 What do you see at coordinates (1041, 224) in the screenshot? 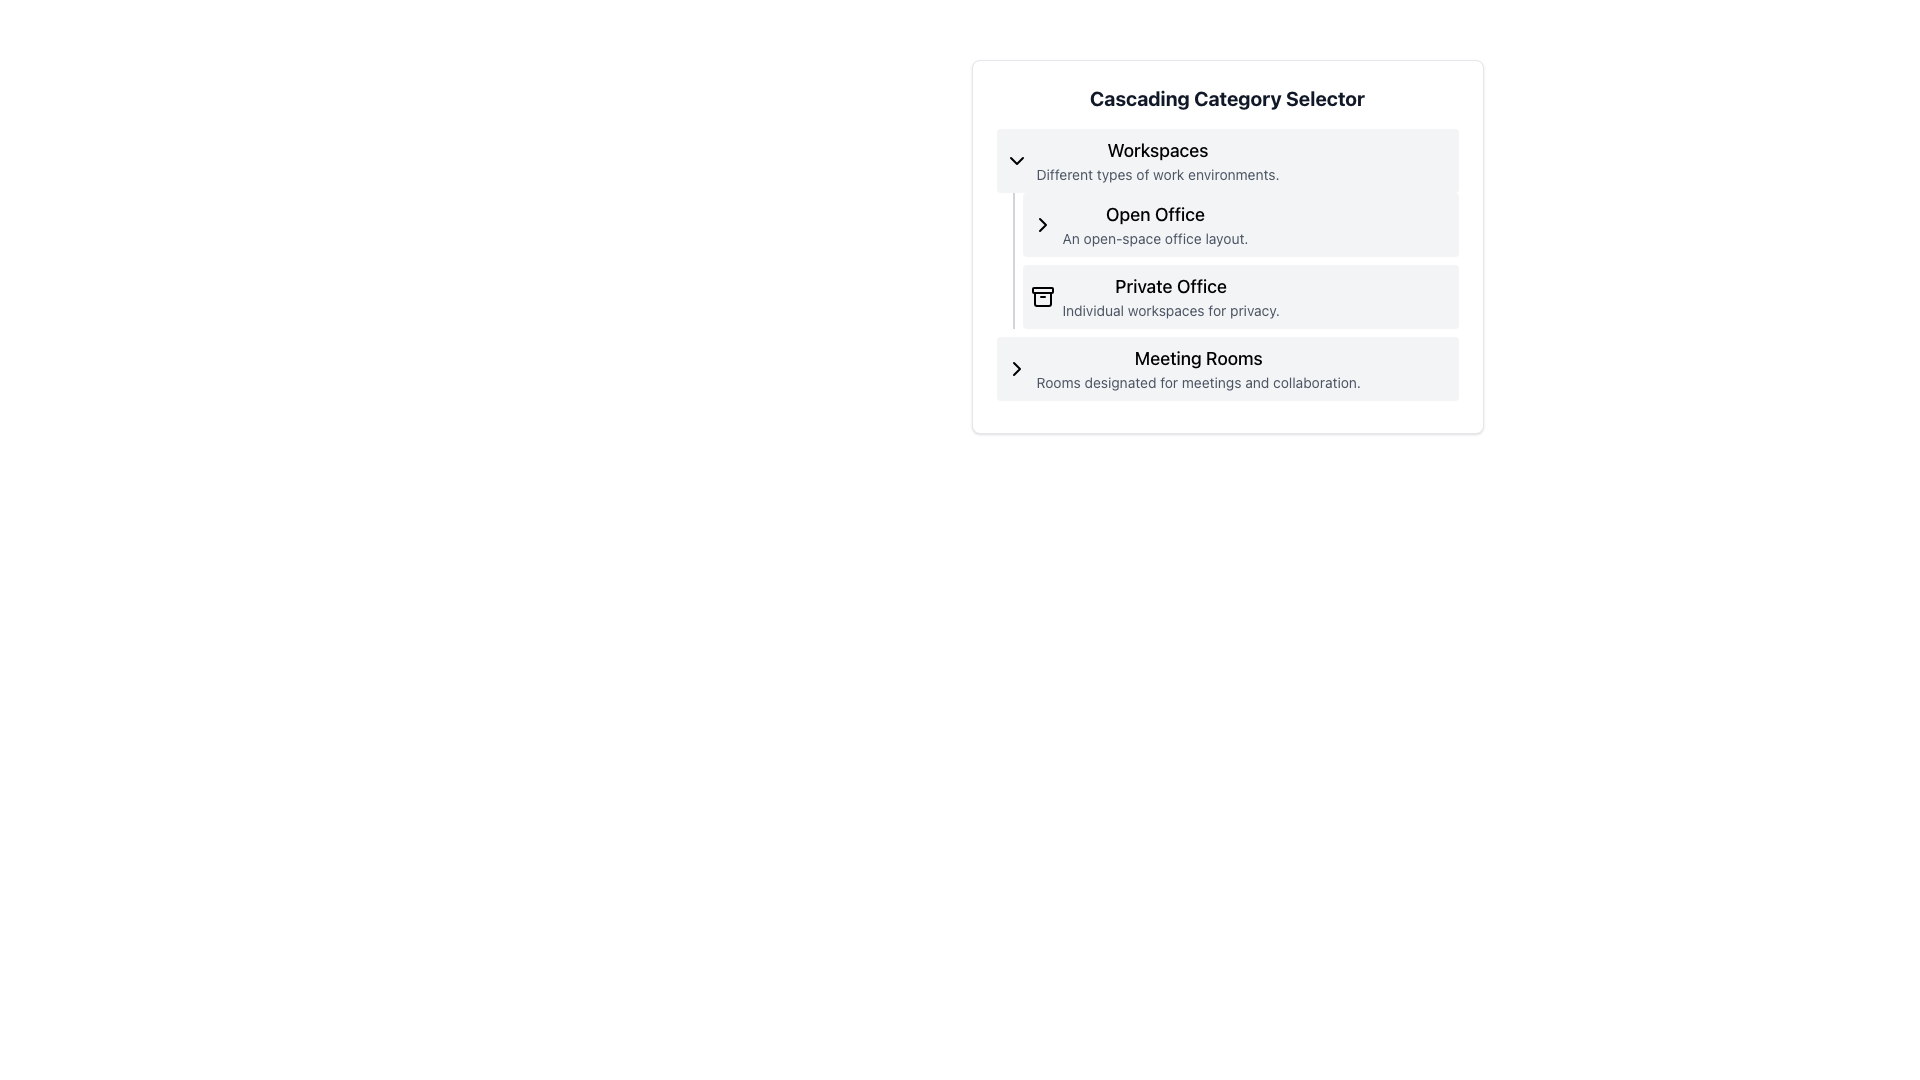
I see `the icon indicating an expandable or navigable item next to the 'Open Office' text to trigger a tooltip or highlight` at bounding box center [1041, 224].